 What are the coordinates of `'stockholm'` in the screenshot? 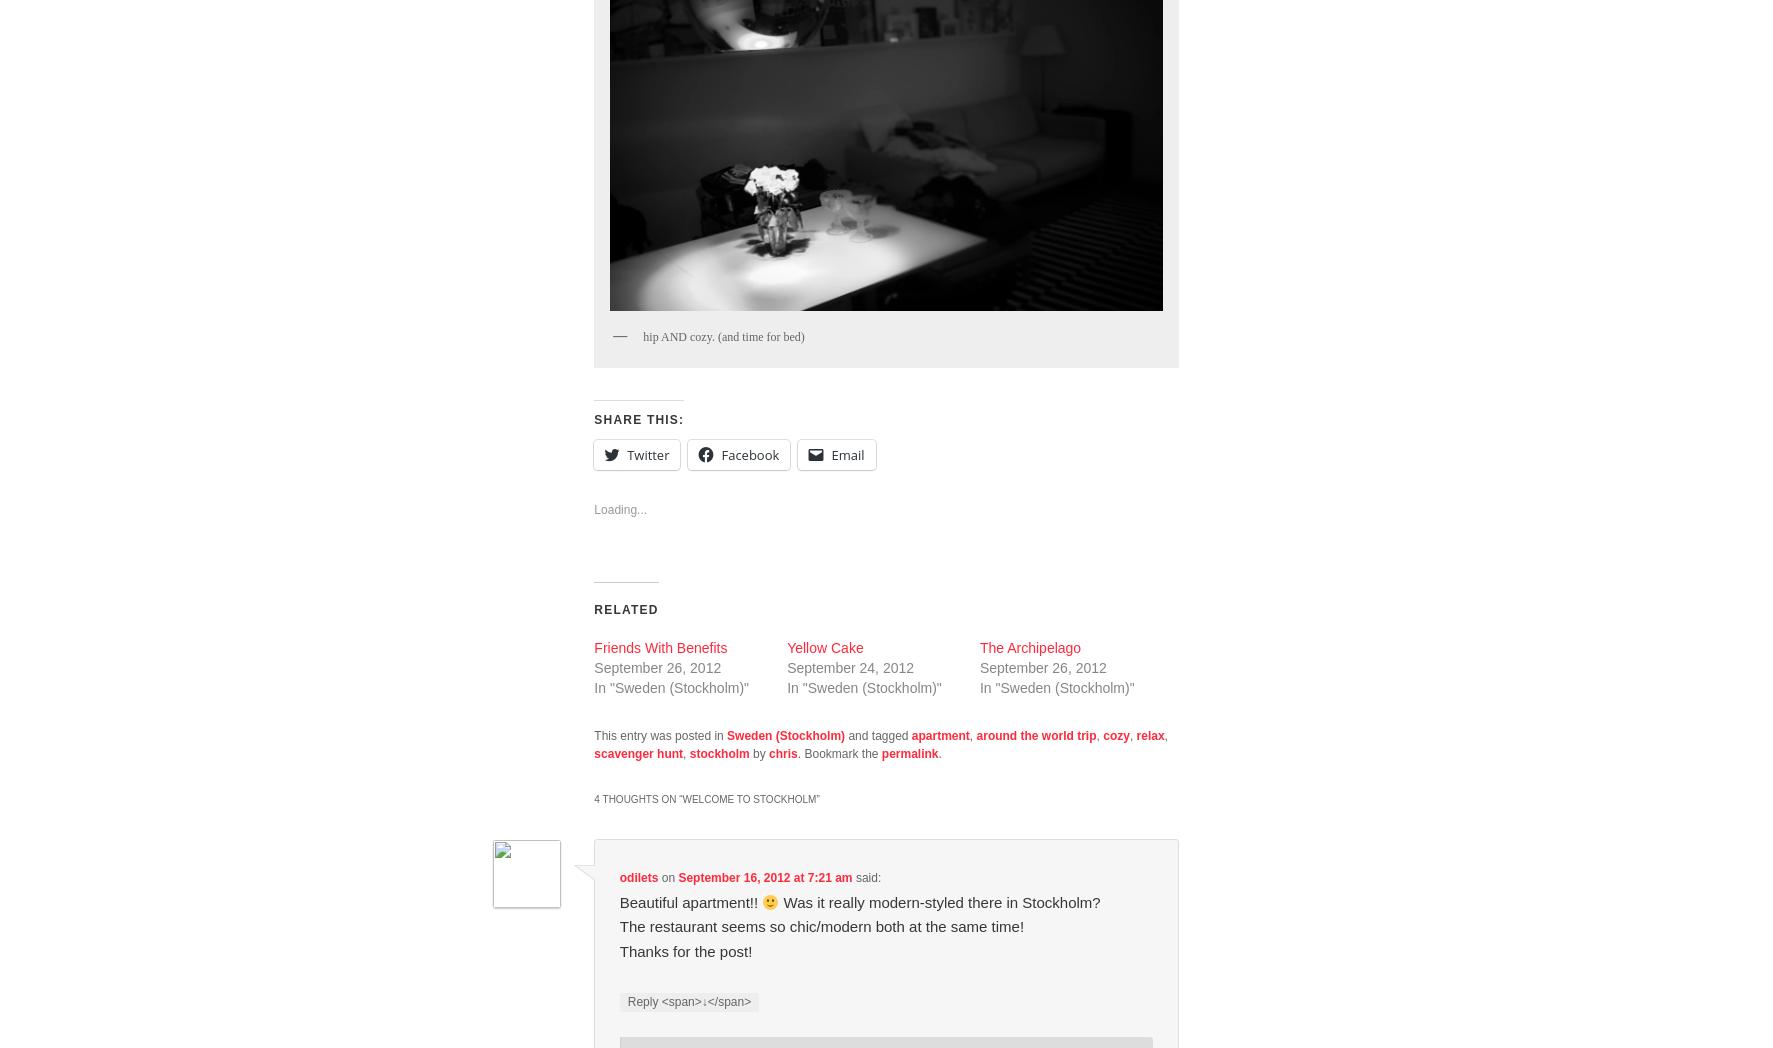 It's located at (718, 752).